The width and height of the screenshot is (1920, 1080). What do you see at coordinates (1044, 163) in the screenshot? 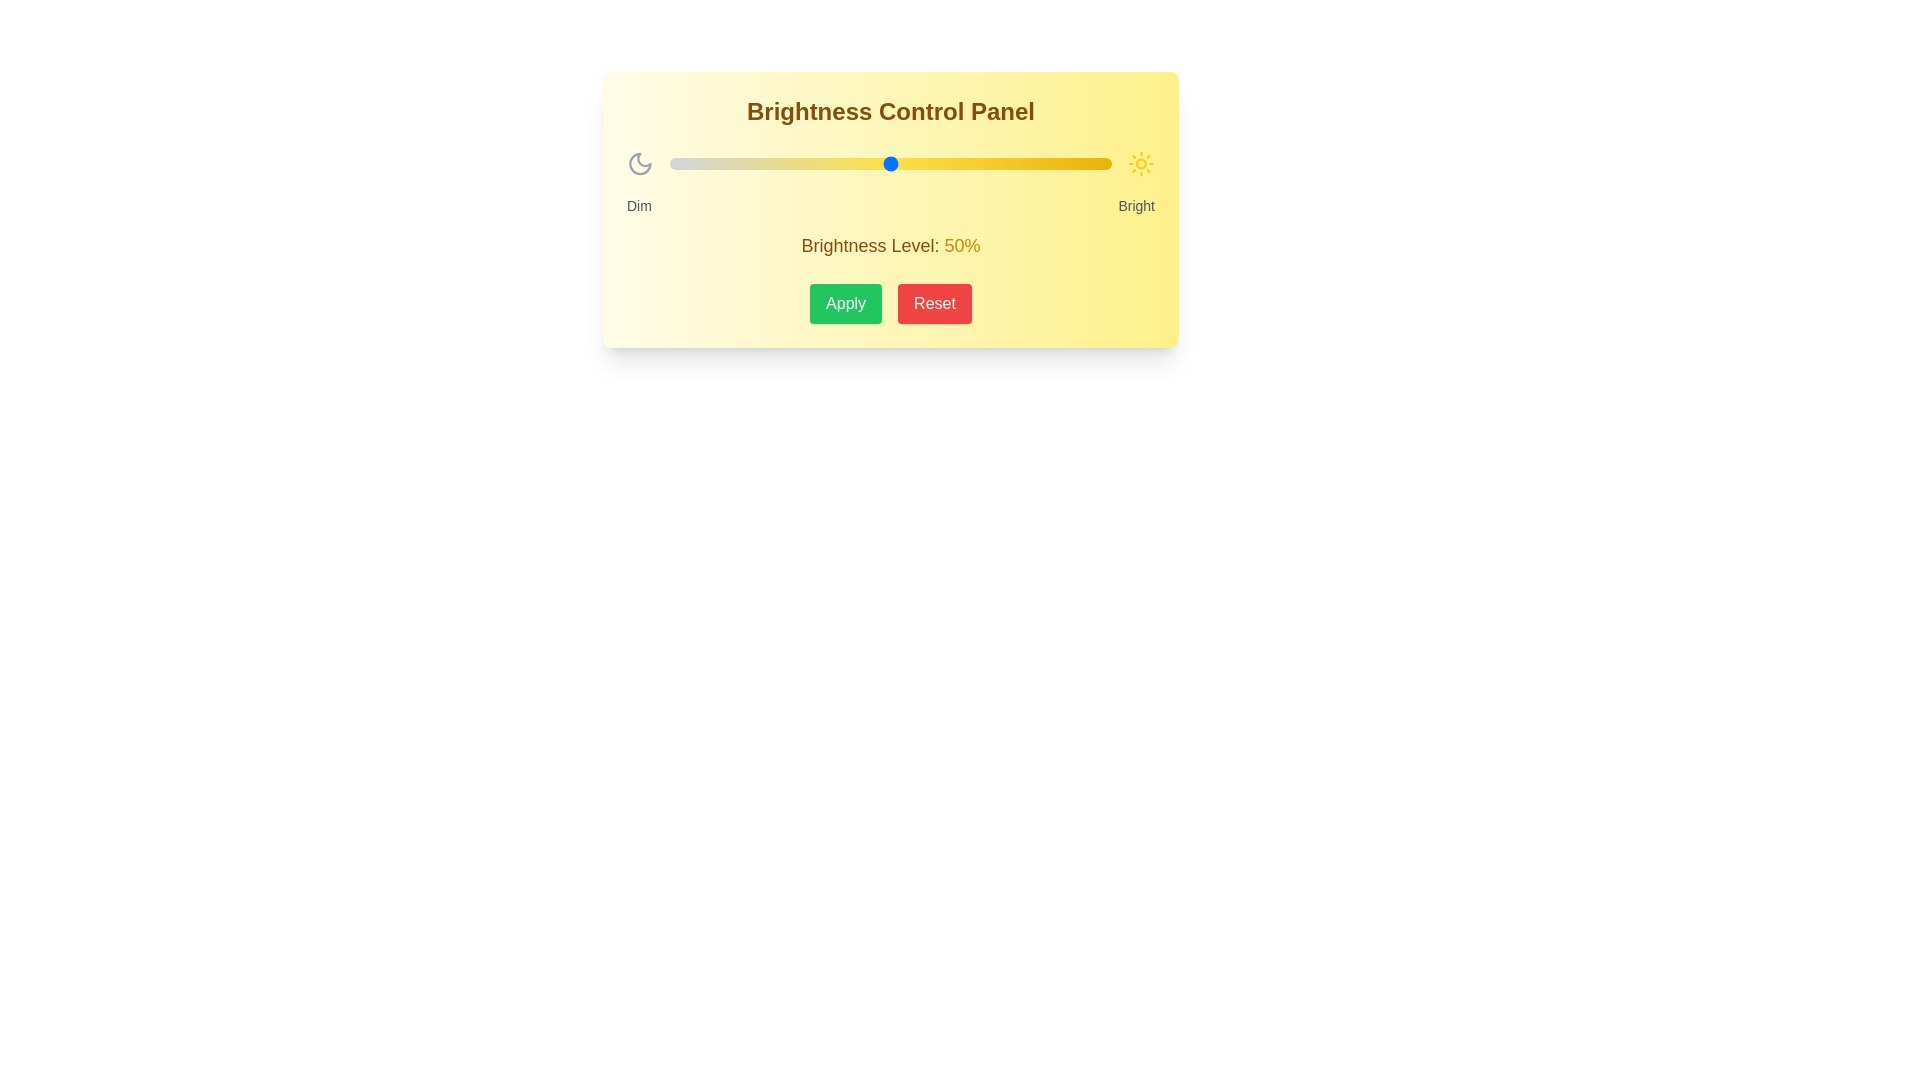
I see `the brightness slider to 85%` at bounding box center [1044, 163].